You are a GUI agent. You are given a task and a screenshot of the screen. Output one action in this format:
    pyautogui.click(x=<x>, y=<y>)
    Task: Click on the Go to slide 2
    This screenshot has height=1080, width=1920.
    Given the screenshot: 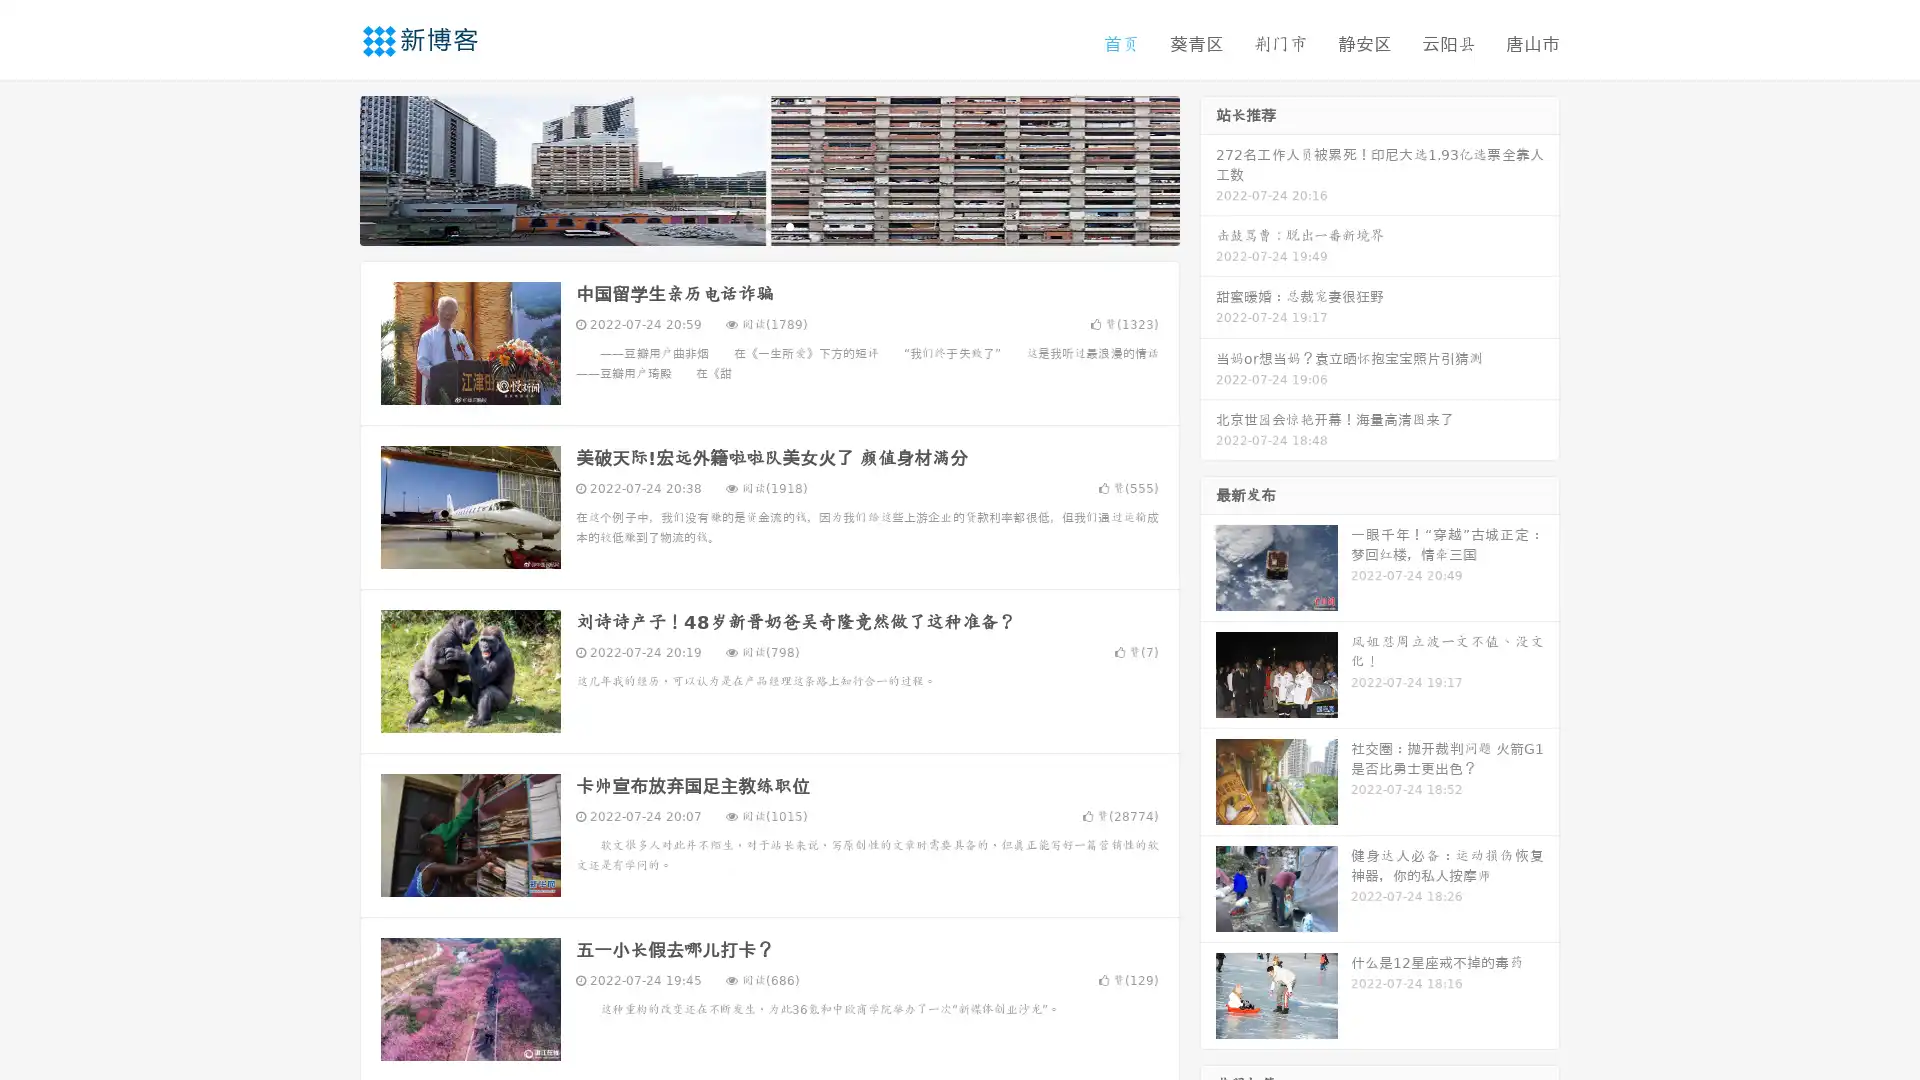 What is the action you would take?
    pyautogui.click(x=768, y=225)
    